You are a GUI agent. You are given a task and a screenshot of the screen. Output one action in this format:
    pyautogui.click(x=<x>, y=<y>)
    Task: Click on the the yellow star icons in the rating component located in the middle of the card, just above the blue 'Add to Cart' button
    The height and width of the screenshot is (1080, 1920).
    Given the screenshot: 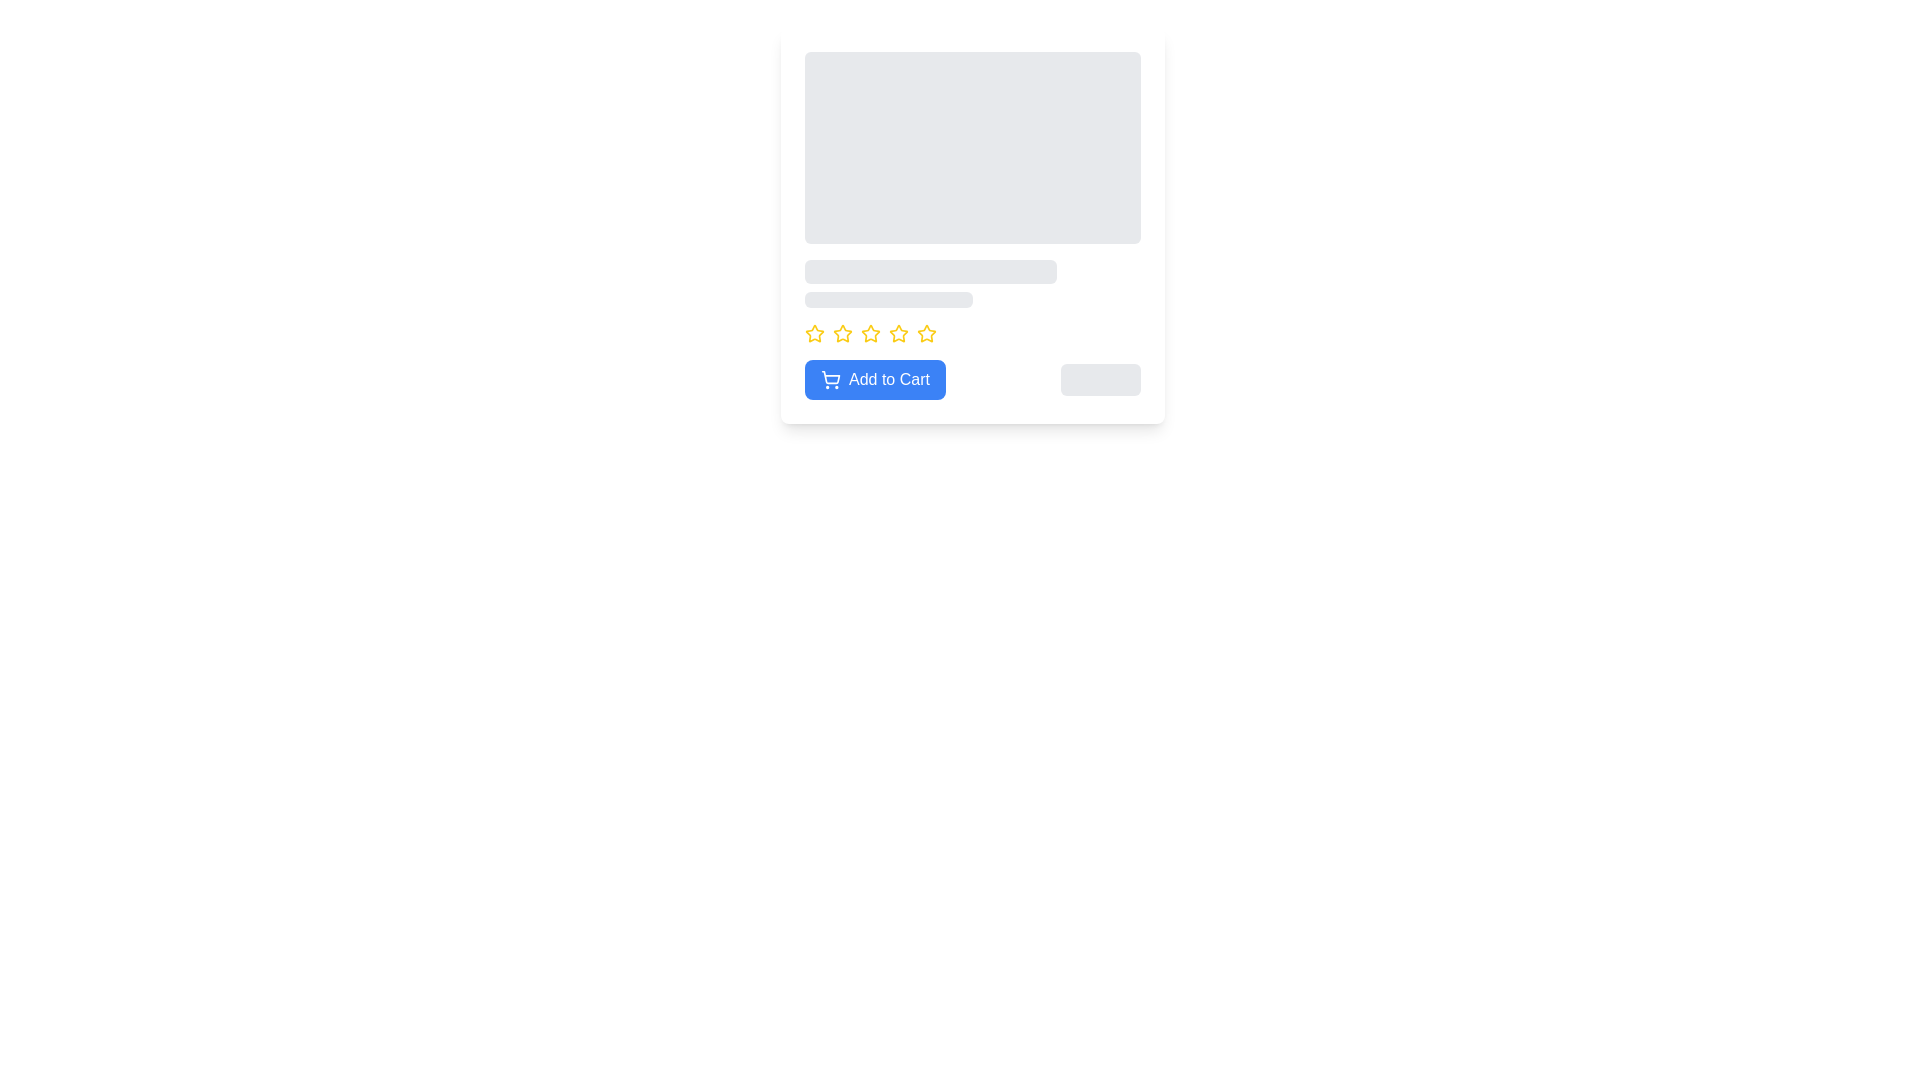 What is the action you would take?
    pyautogui.click(x=973, y=333)
    